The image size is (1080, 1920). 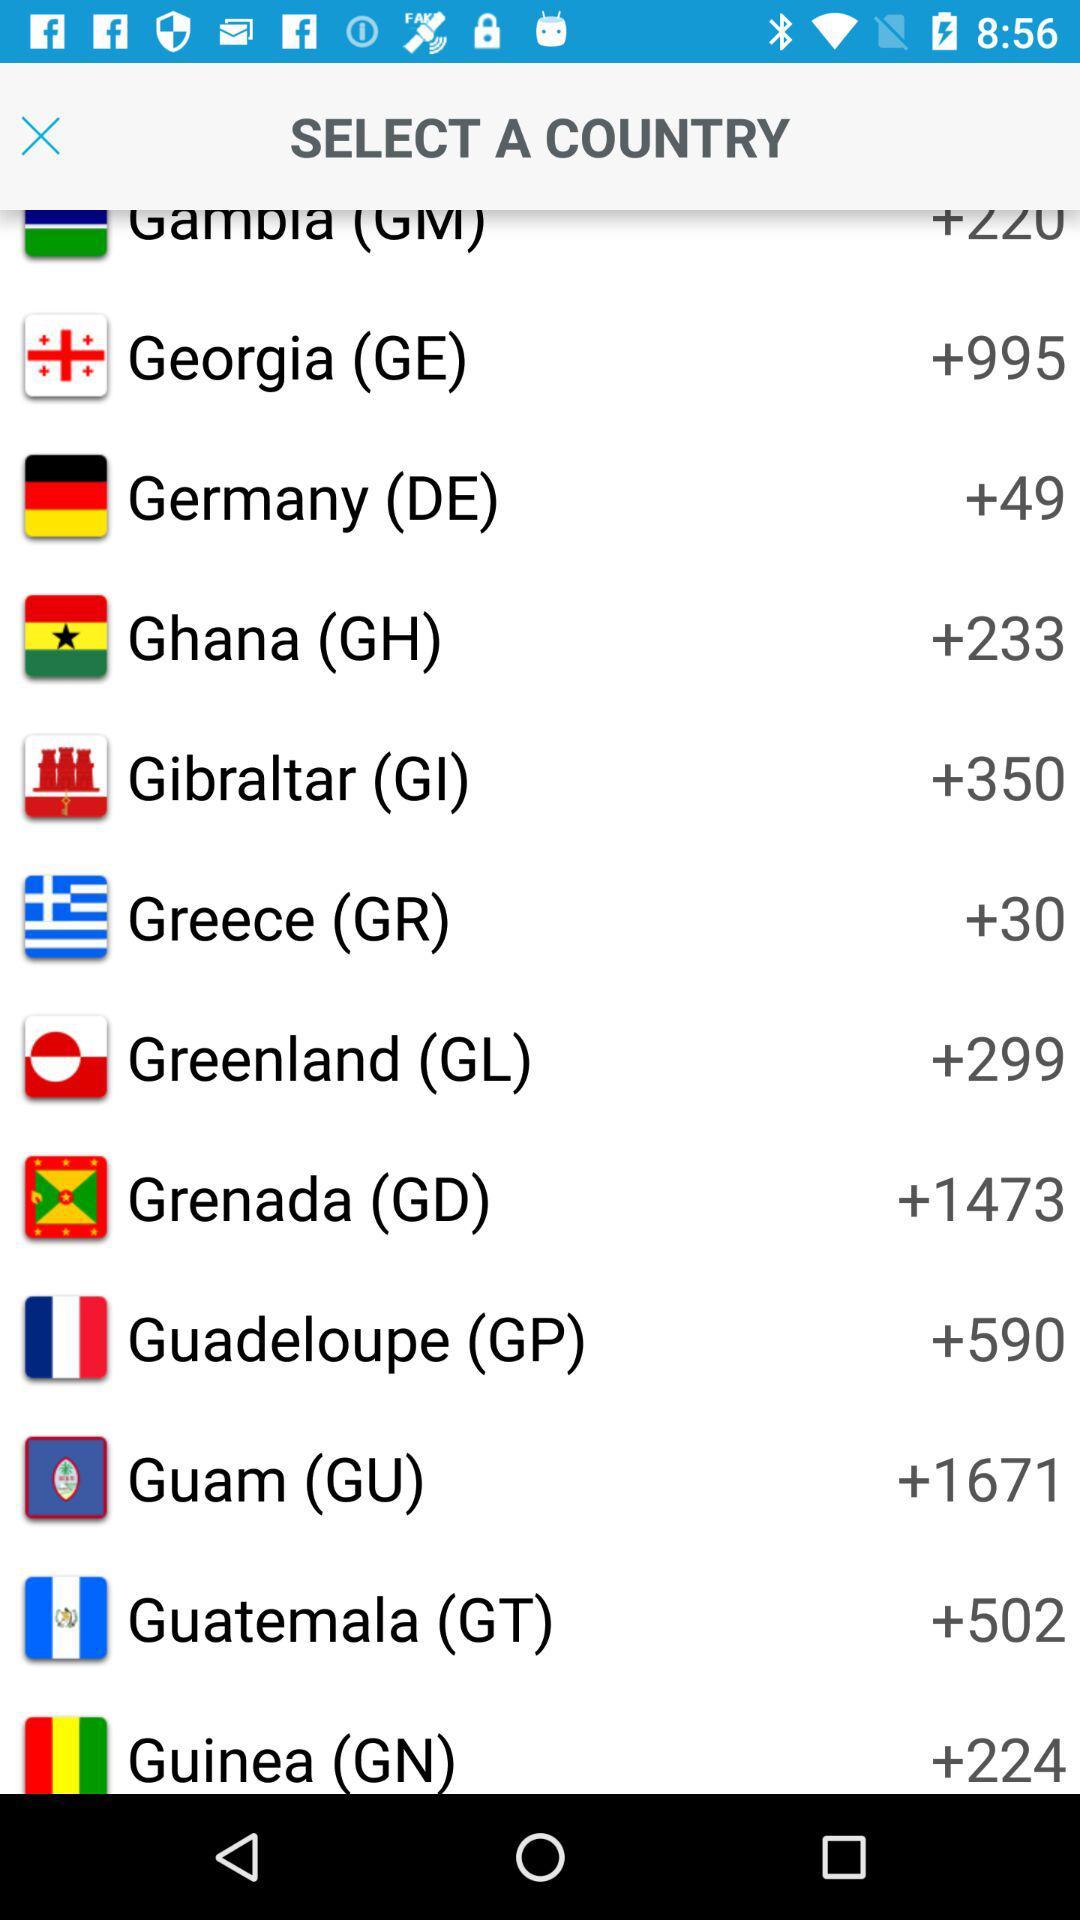 What do you see at coordinates (289, 915) in the screenshot?
I see `item to the left of the +30 icon` at bounding box center [289, 915].